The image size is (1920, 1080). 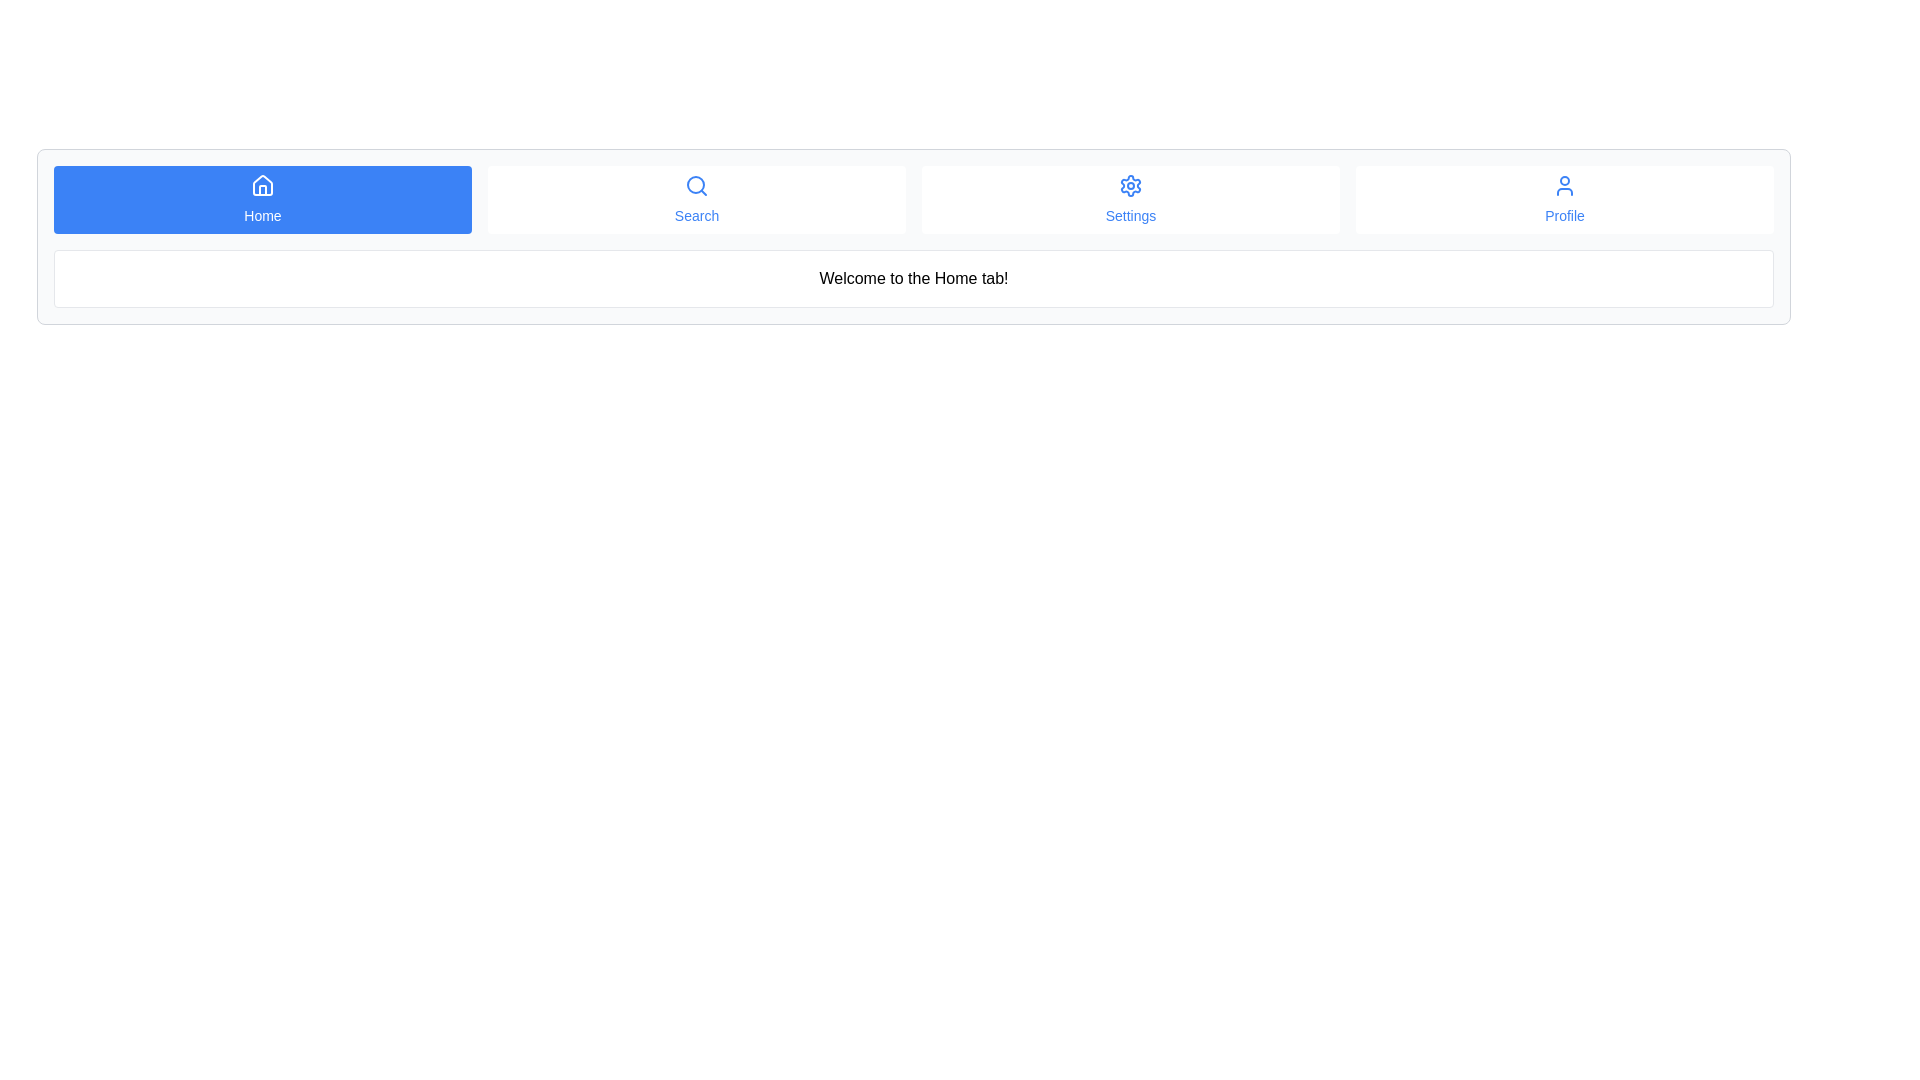 I want to click on informative text label that indicates navigation to the Home section, located inside a blue rectangular button beneath a house icon, so click(x=262, y=216).